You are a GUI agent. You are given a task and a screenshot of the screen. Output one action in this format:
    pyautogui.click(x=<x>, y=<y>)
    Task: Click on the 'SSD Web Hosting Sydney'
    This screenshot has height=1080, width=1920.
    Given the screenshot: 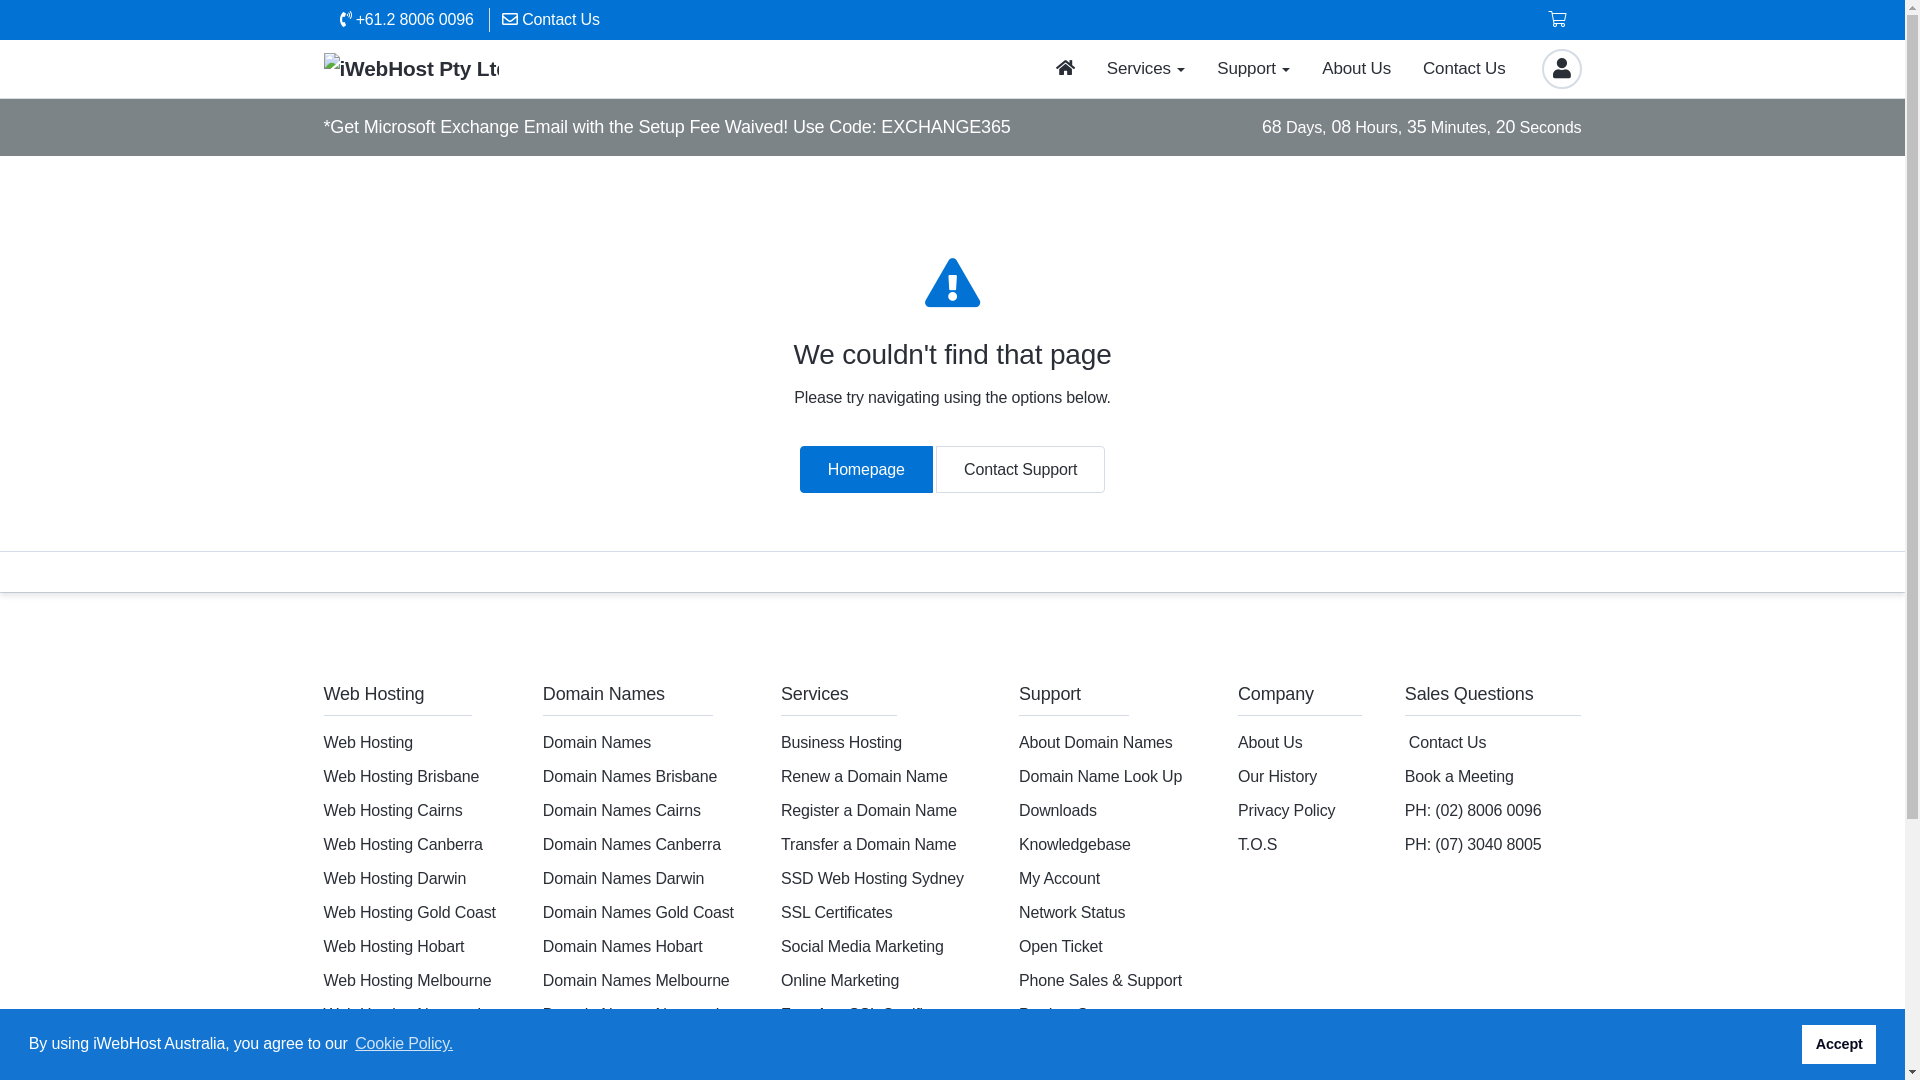 What is the action you would take?
    pyautogui.click(x=780, y=877)
    